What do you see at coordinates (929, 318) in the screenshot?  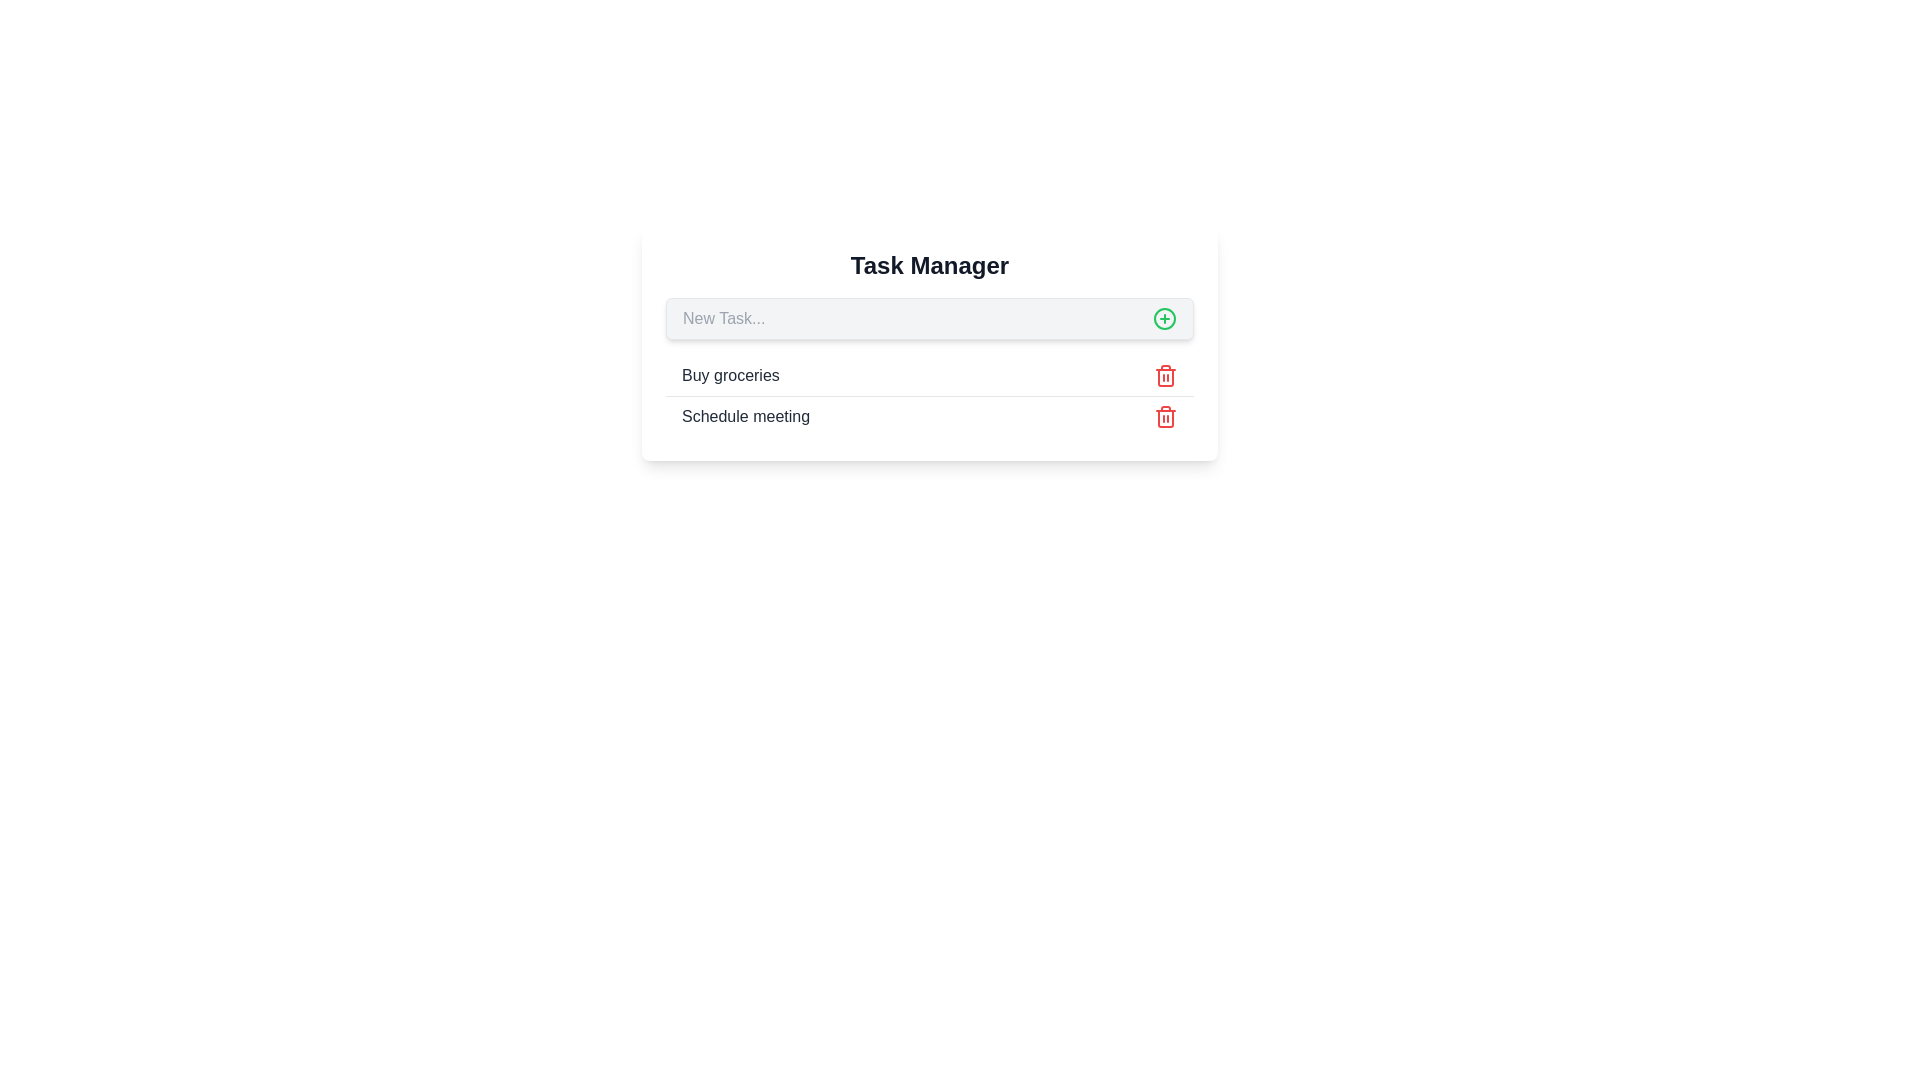 I see `the green plus button located in the task entry field of the Task Manager card` at bounding box center [929, 318].